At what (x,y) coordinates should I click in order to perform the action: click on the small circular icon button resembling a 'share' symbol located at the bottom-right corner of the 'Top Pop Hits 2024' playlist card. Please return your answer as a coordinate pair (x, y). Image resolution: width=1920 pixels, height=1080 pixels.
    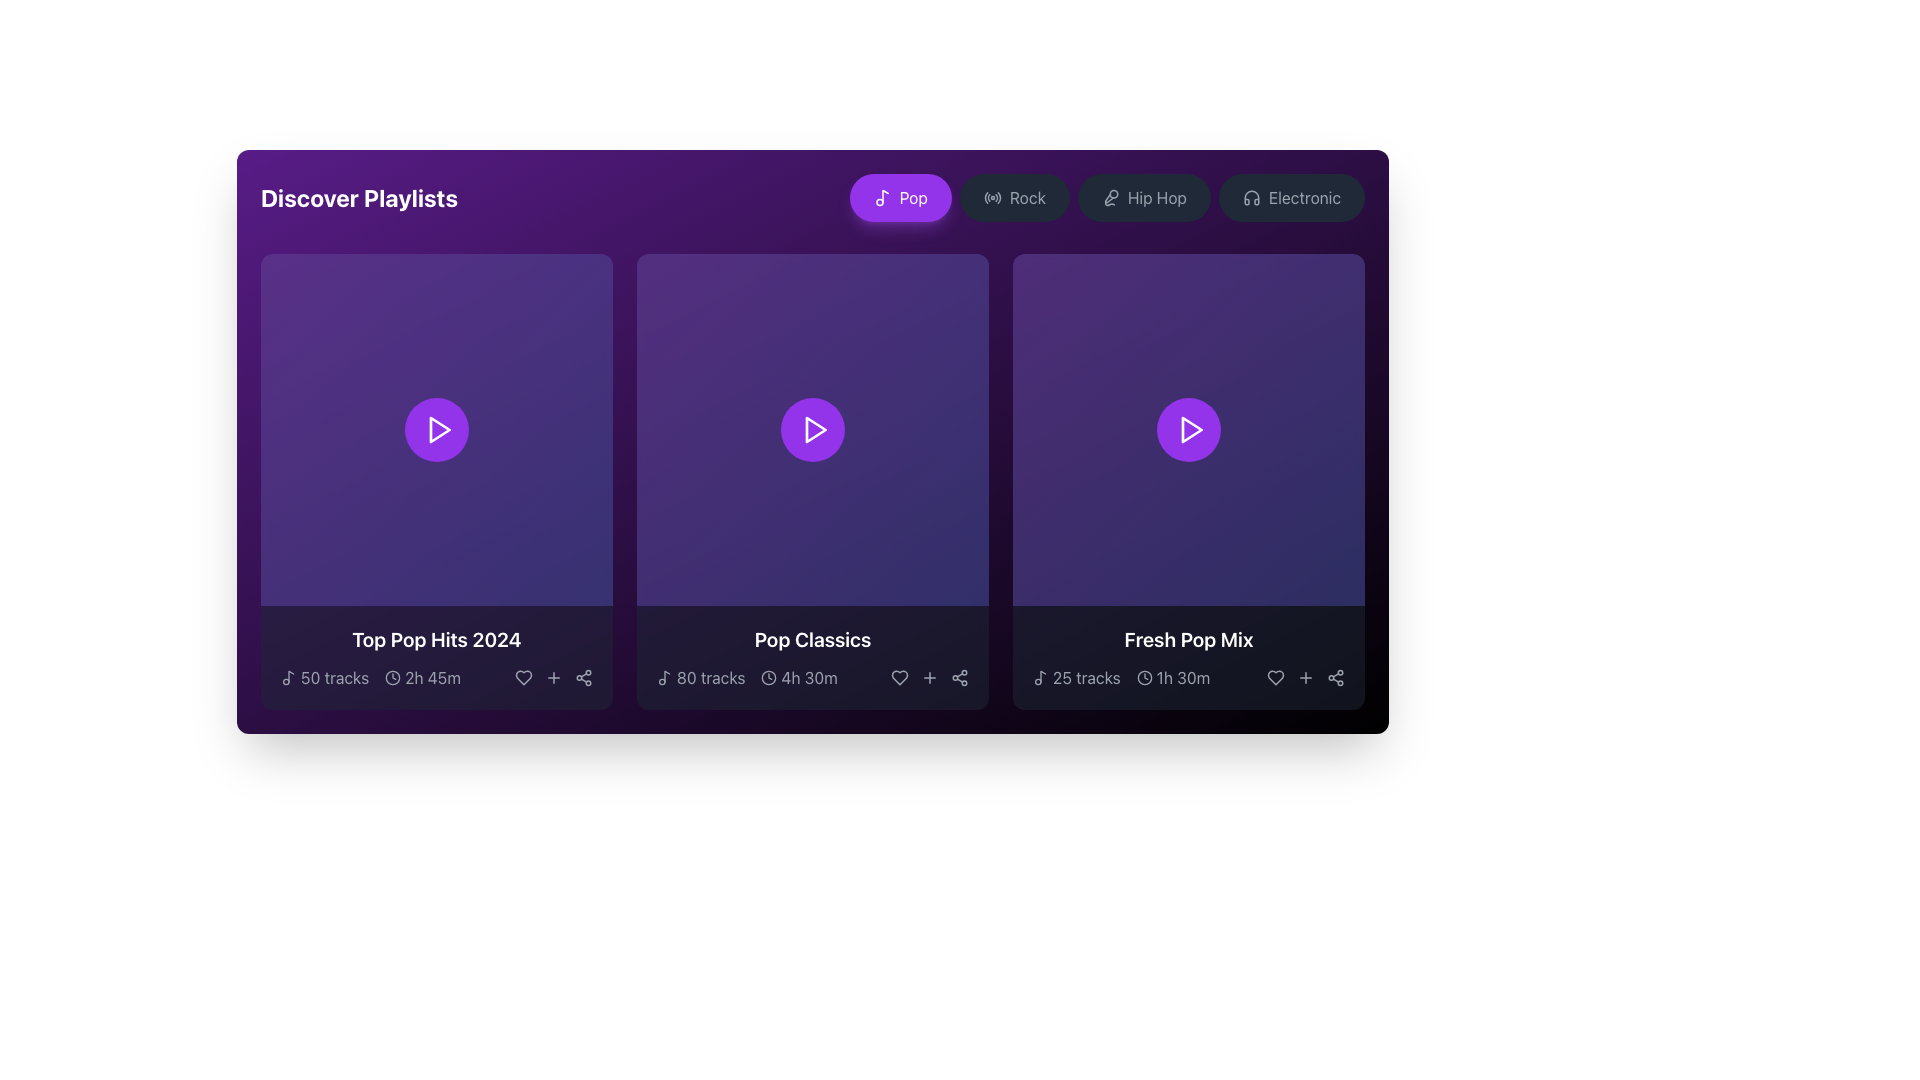
    Looking at the image, I should click on (583, 677).